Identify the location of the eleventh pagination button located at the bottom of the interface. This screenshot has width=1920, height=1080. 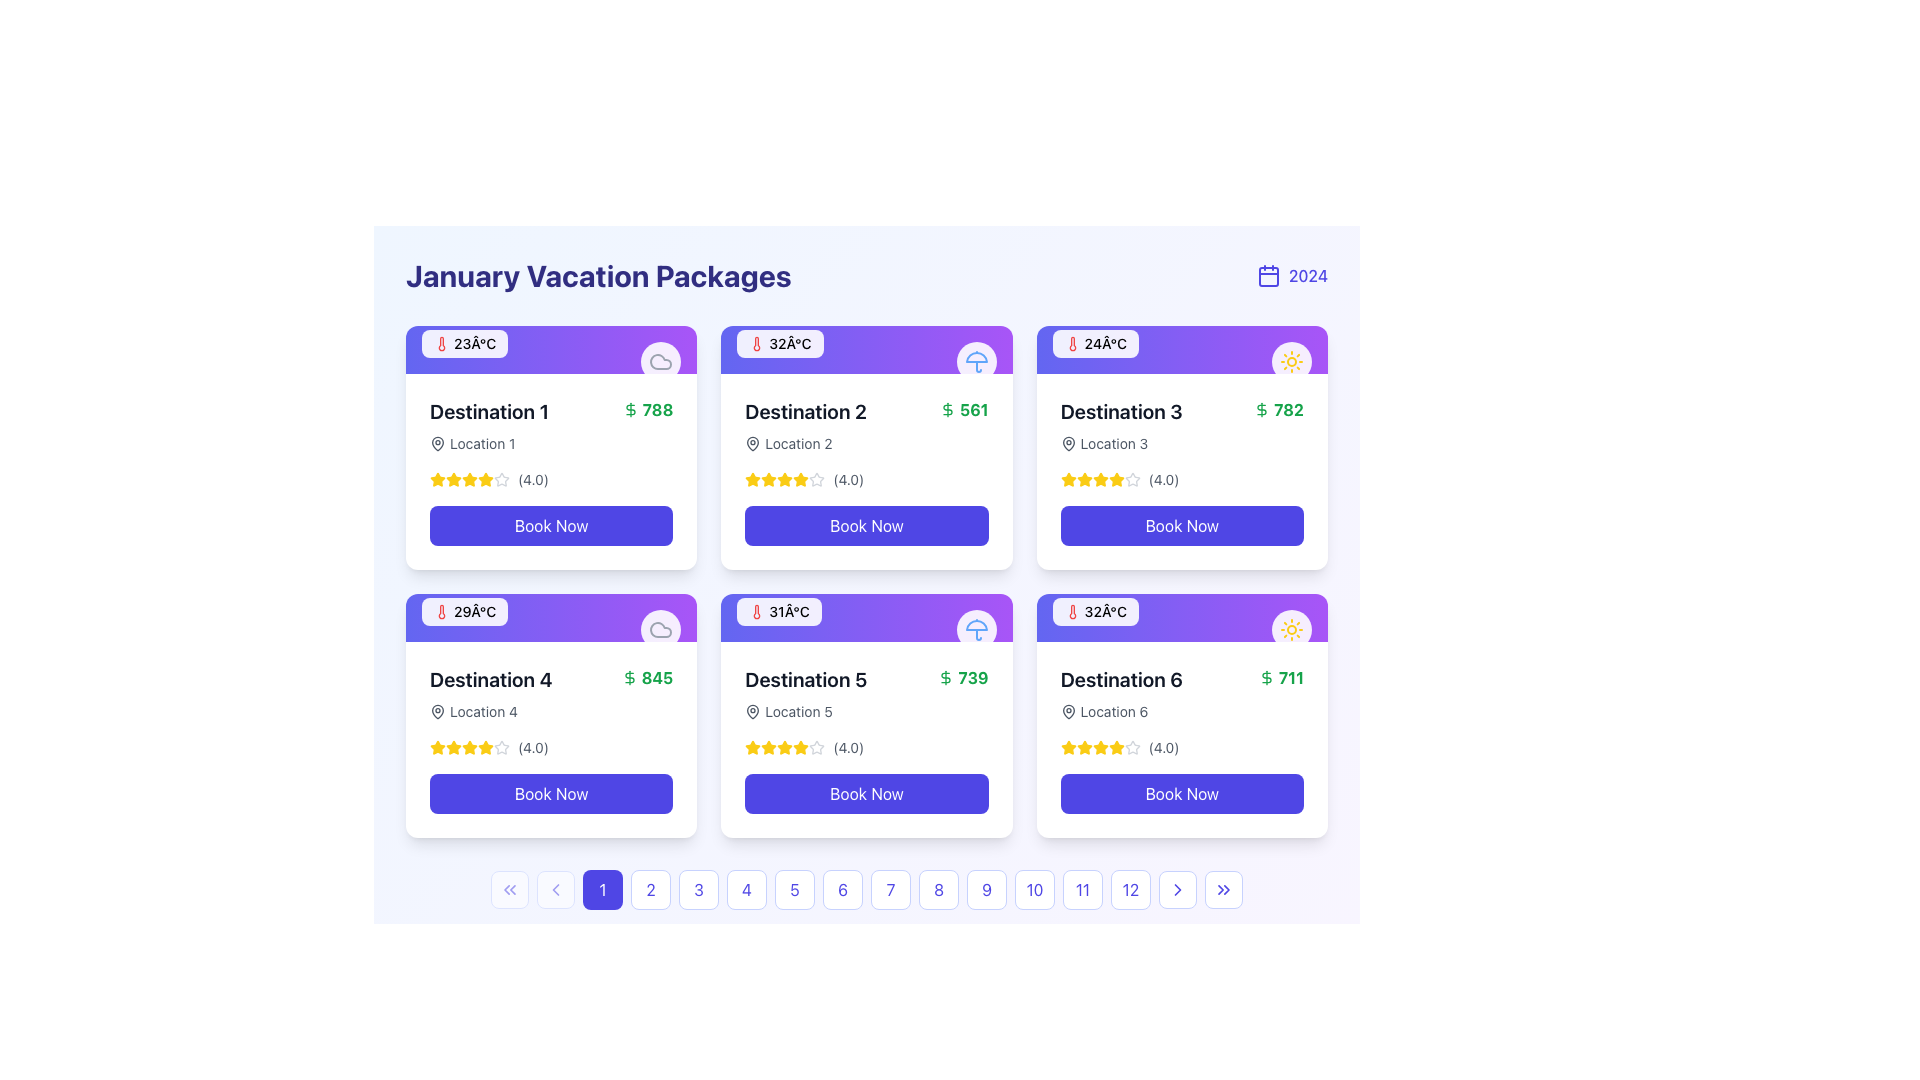
(1082, 889).